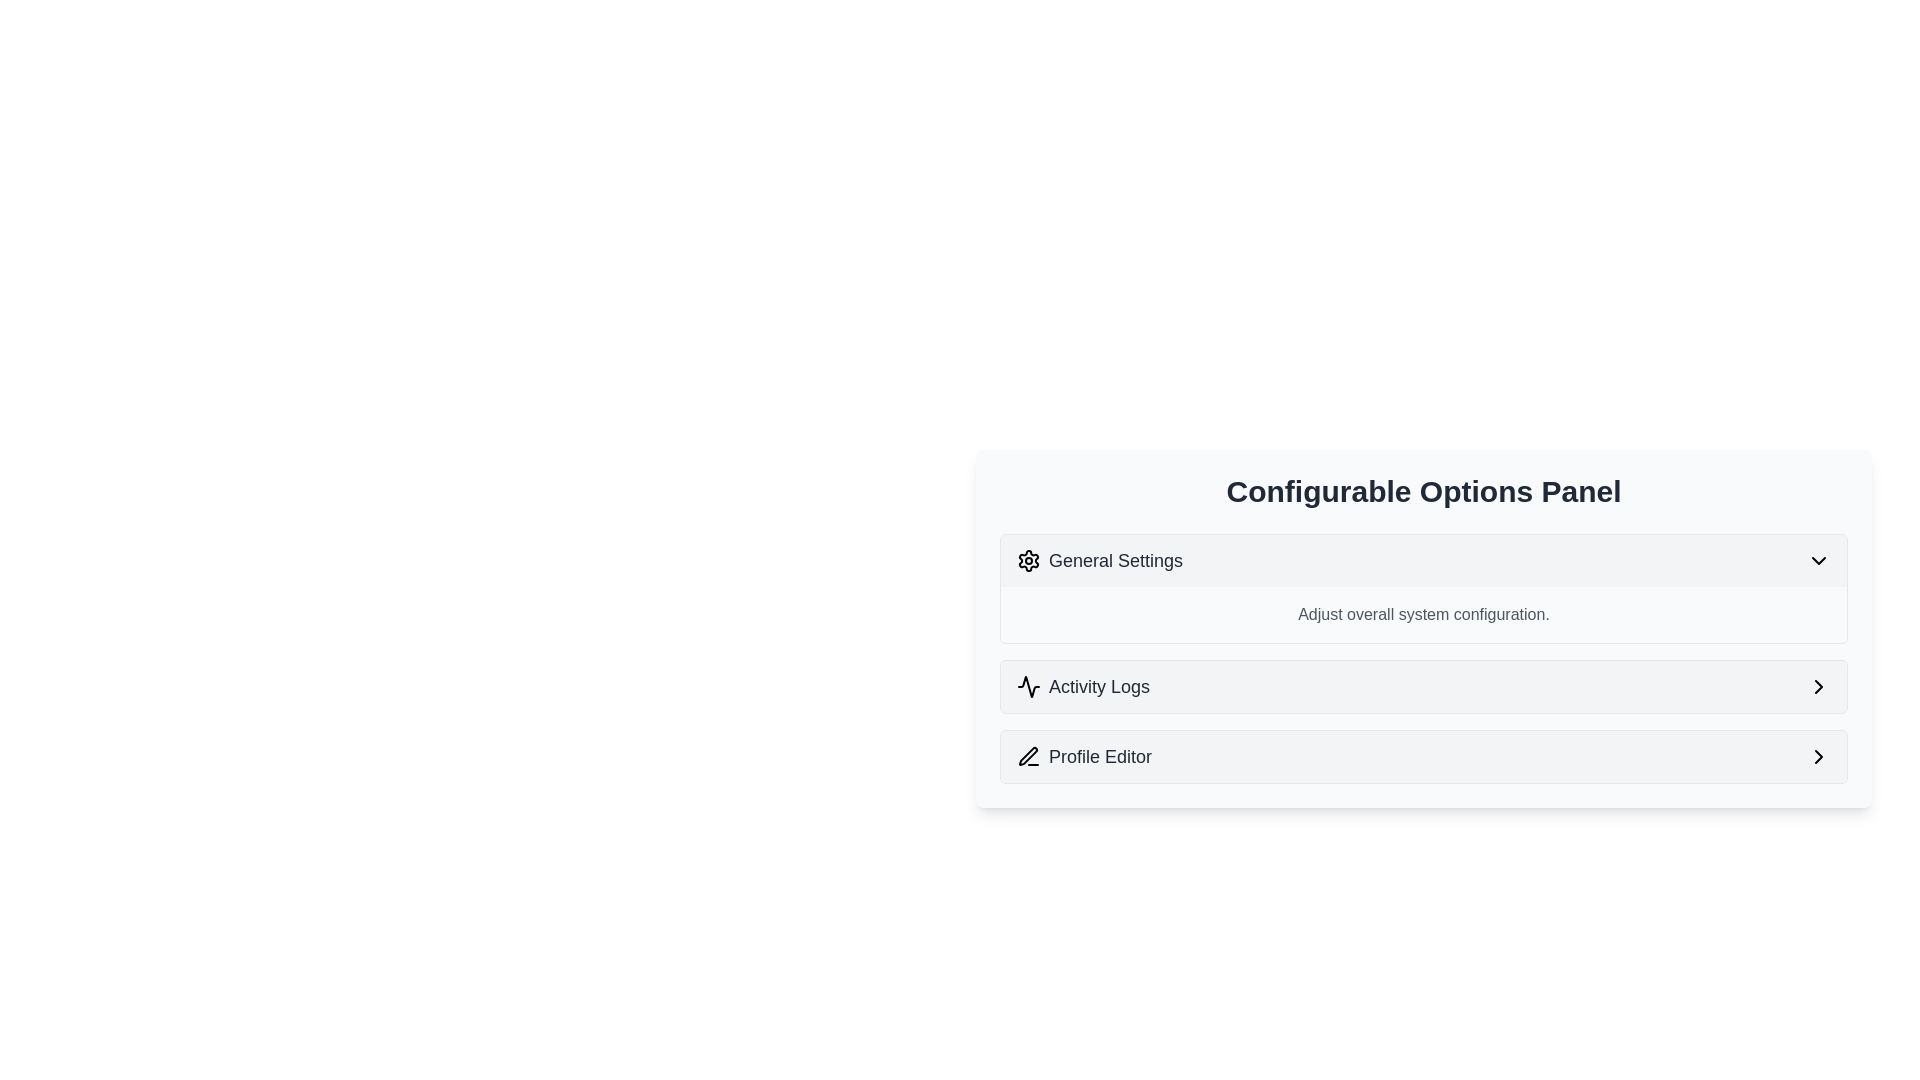  I want to click on the textual label that states 'Adjust overall system configuration.' which is located in the center of the section labeled 'General Settings', so click(1423, 613).